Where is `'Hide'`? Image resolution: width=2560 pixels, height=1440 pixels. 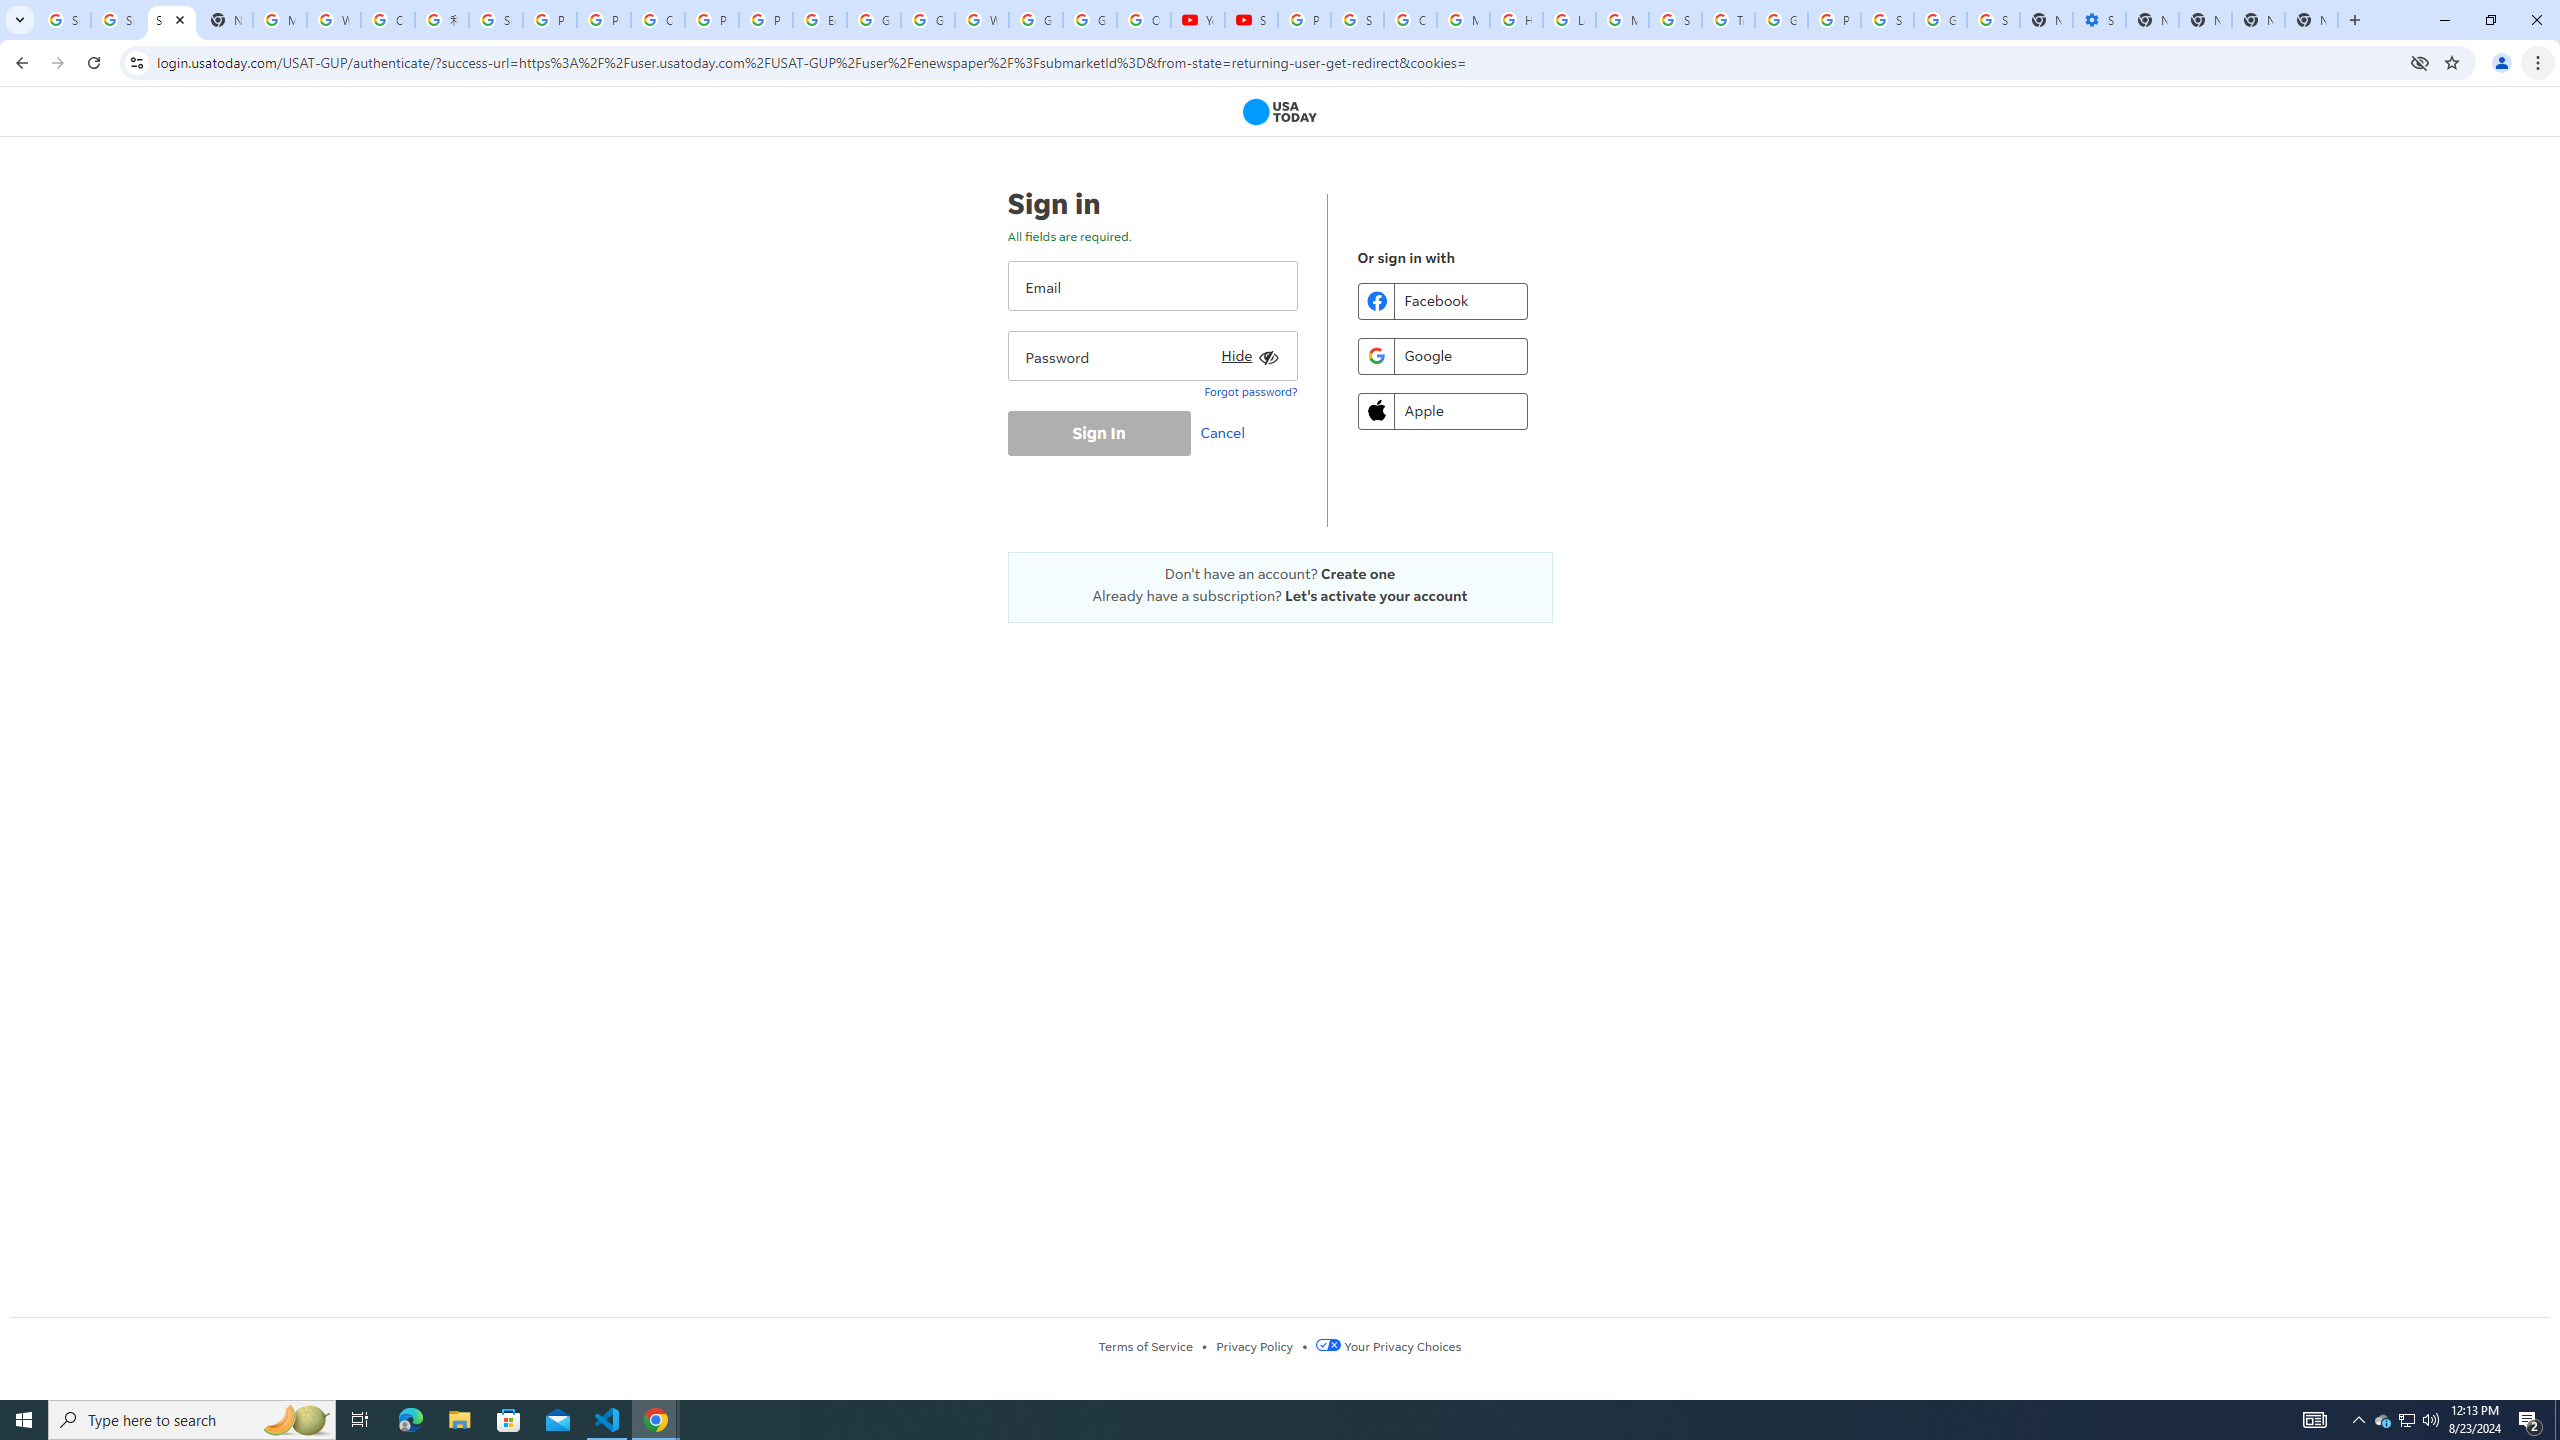 'Hide' is located at coordinates (1246, 352).